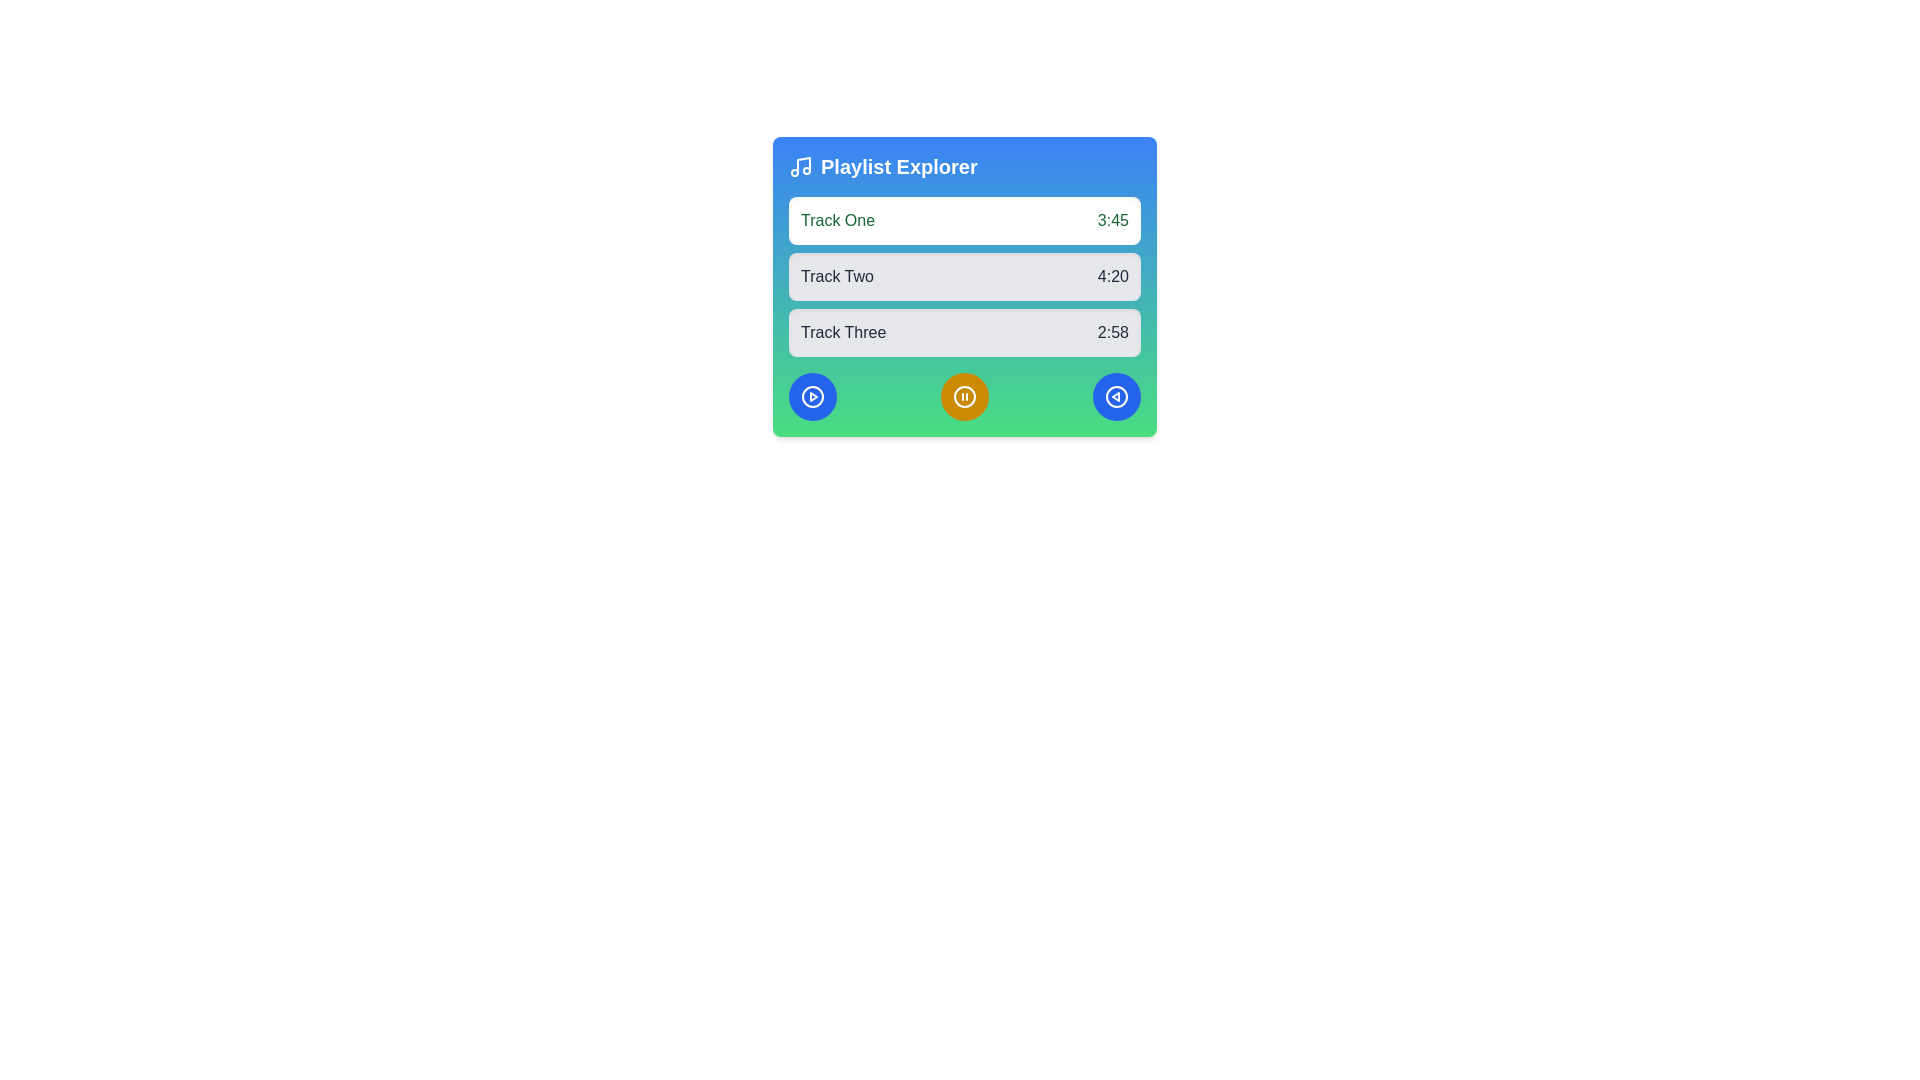 Image resolution: width=1920 pixels, height=1080 pixels. I want to click on the musical note icon located in the header of the 'Playlist Explorer' card, which is positioned at the top-left corner of the card, preceding the title text, so click(801, 165).